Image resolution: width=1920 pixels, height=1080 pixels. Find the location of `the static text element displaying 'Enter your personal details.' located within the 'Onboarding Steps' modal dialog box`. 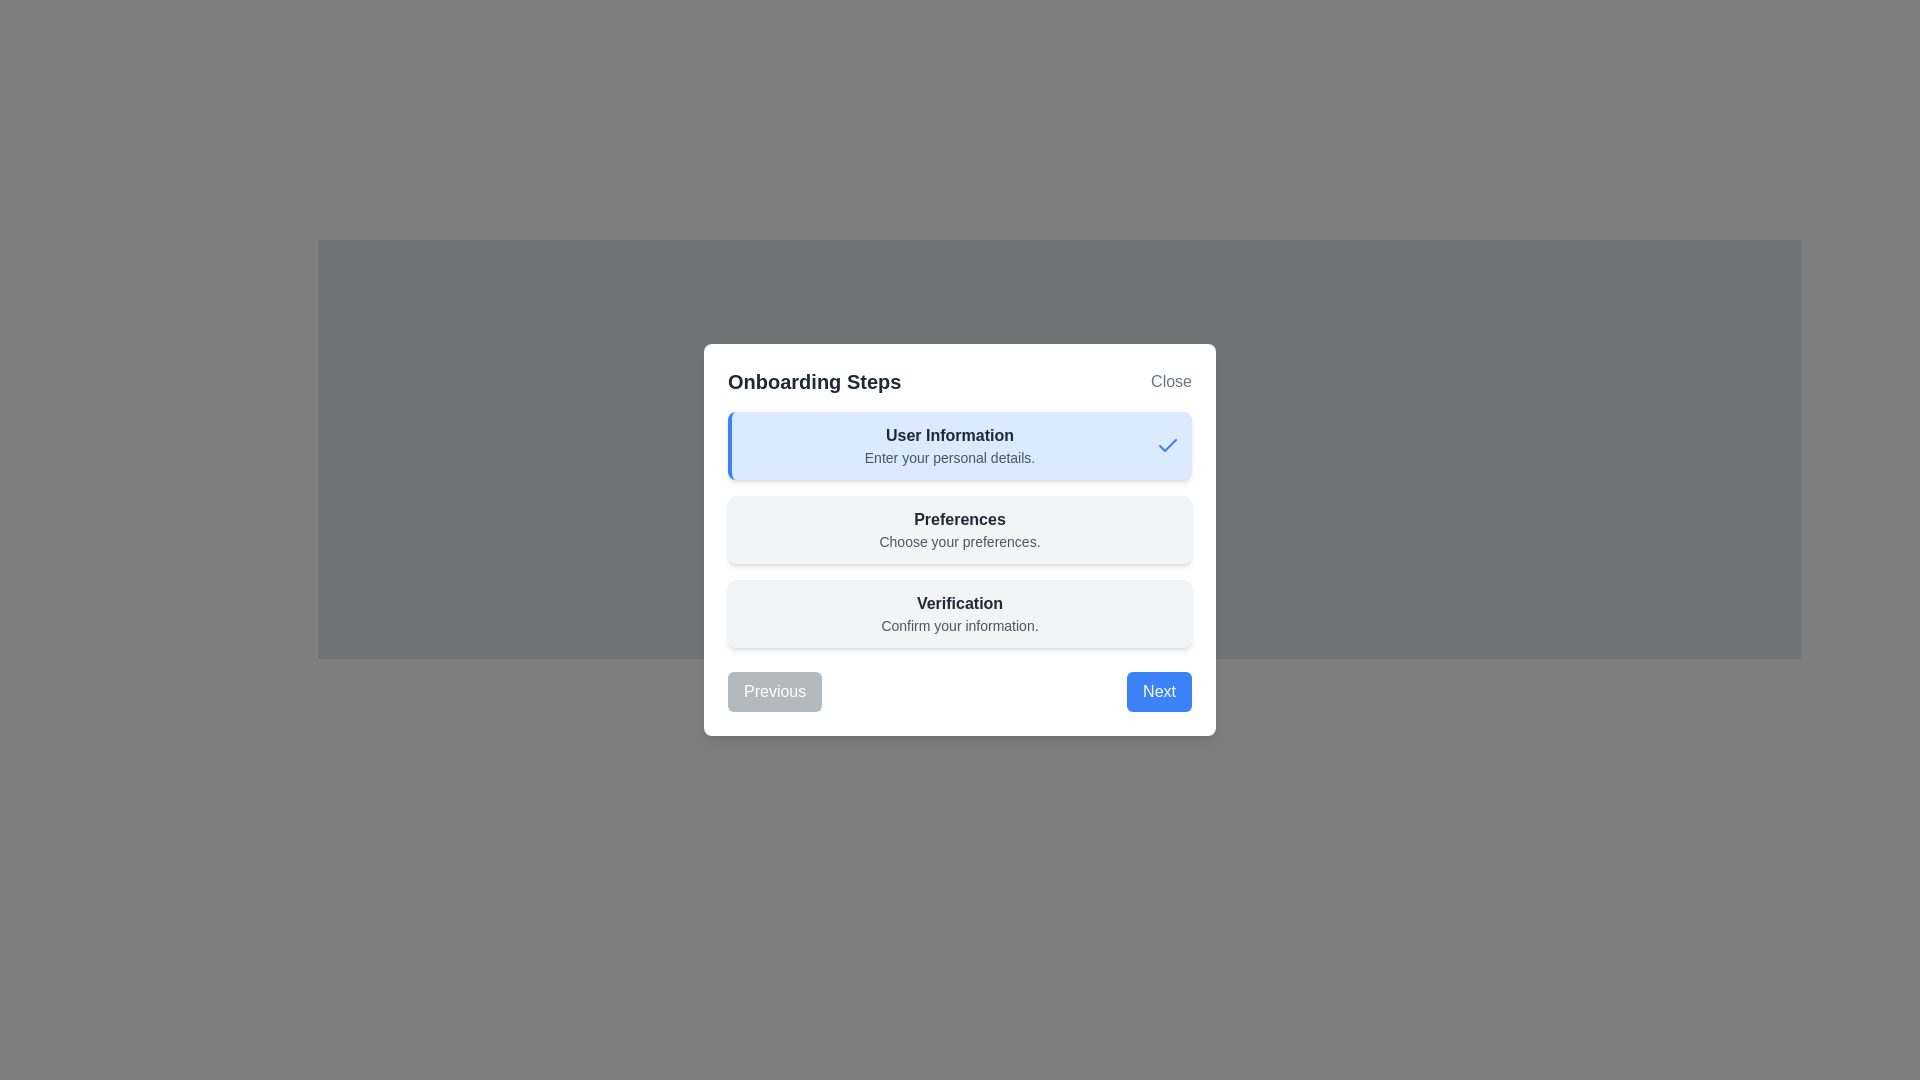

the static text element displaying 'Enter your personal details.' located within the 'Onboarding Steps' modal dialog box is located at coordinates (949, 458).